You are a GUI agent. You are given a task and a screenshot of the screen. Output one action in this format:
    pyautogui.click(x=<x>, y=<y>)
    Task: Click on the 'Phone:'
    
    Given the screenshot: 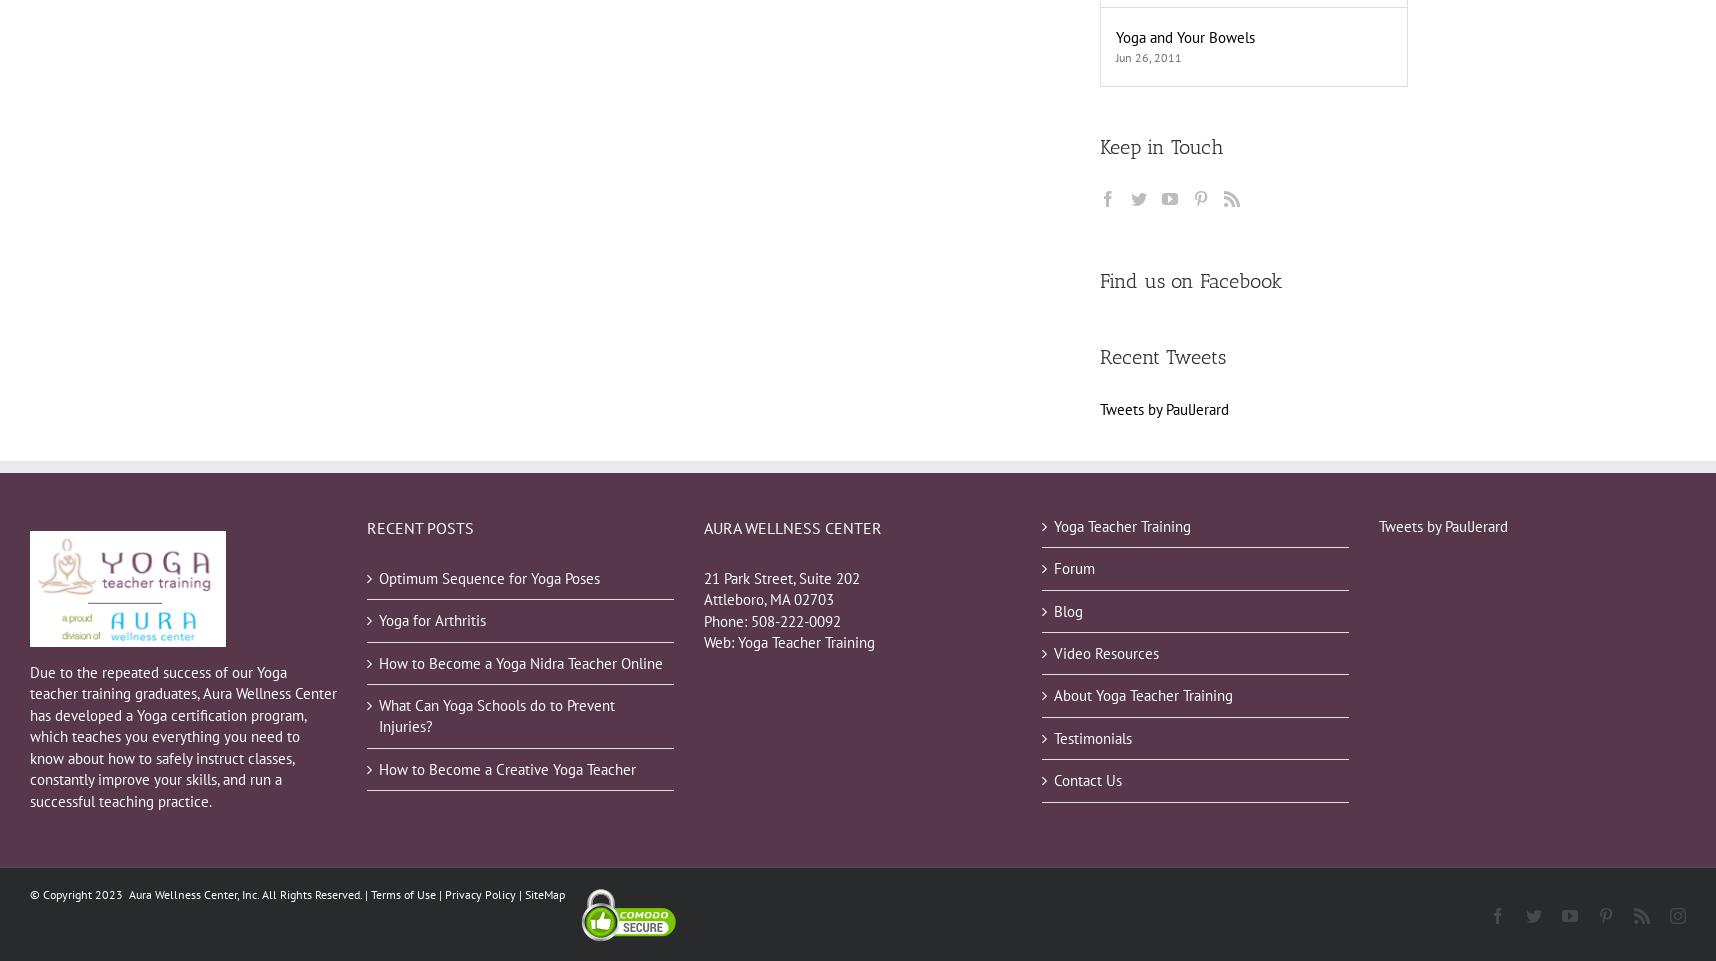 What is the action you would take?
    pyautogui.click(x=726, y=620)
    